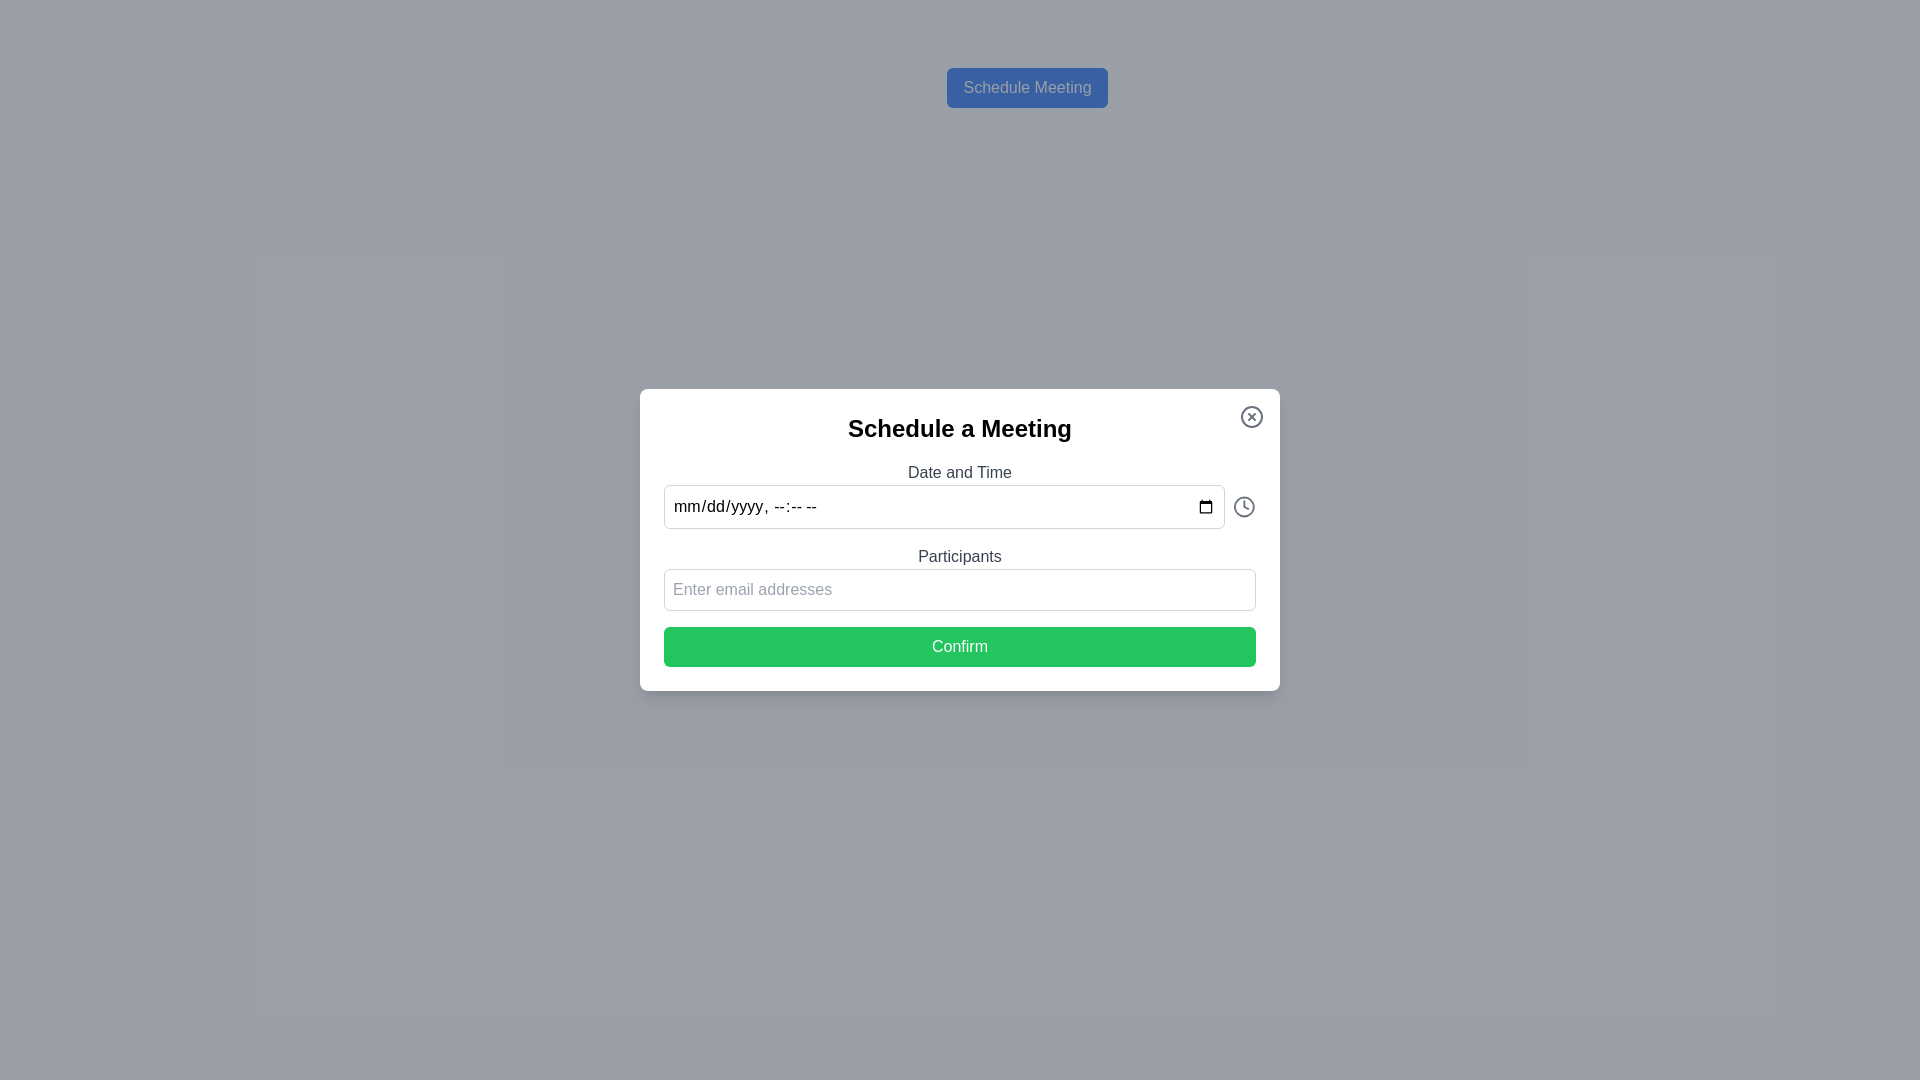  What do you see at coordinates (1251, 415) in the screenshot?
I see `the close button located in the top-right corner of the 'Schedule a Meeting' modal window` at bounding box center [1251, 415].